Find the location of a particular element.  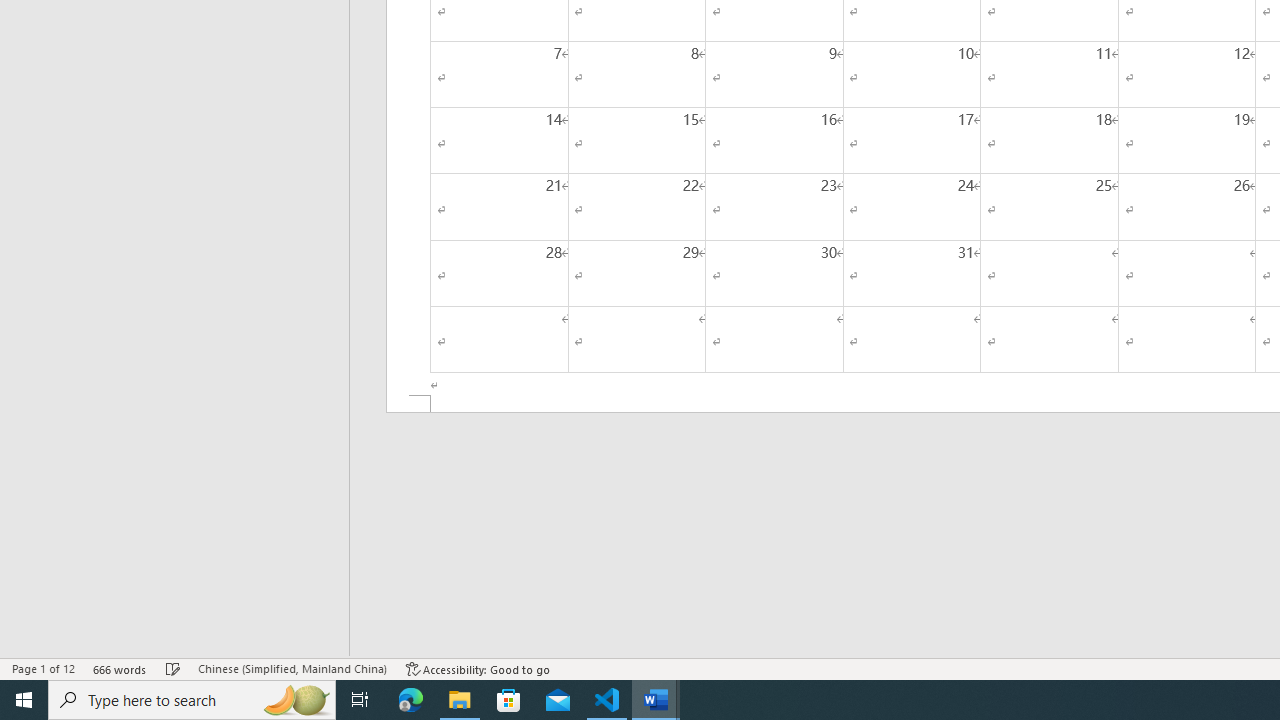

'Word Count 666 words' is located at coordinates (119, 669).